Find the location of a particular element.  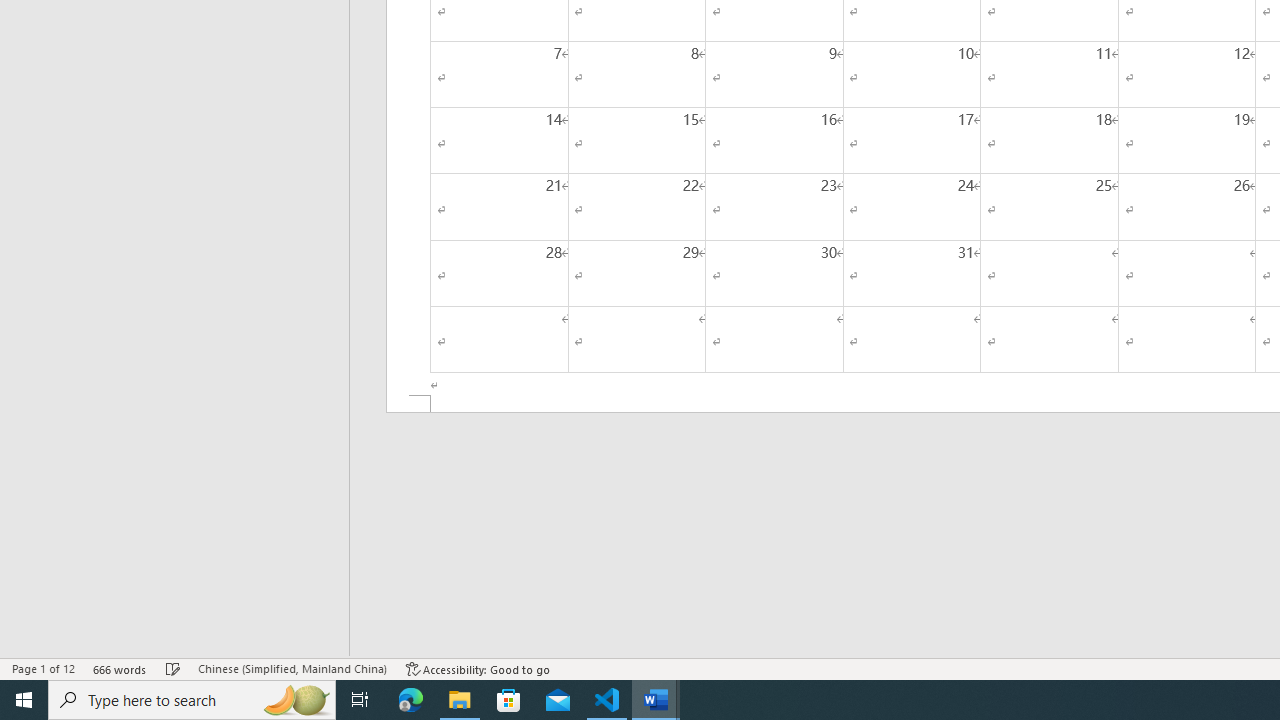

'Word Count 666 words' is located at coordinates (119, 669).